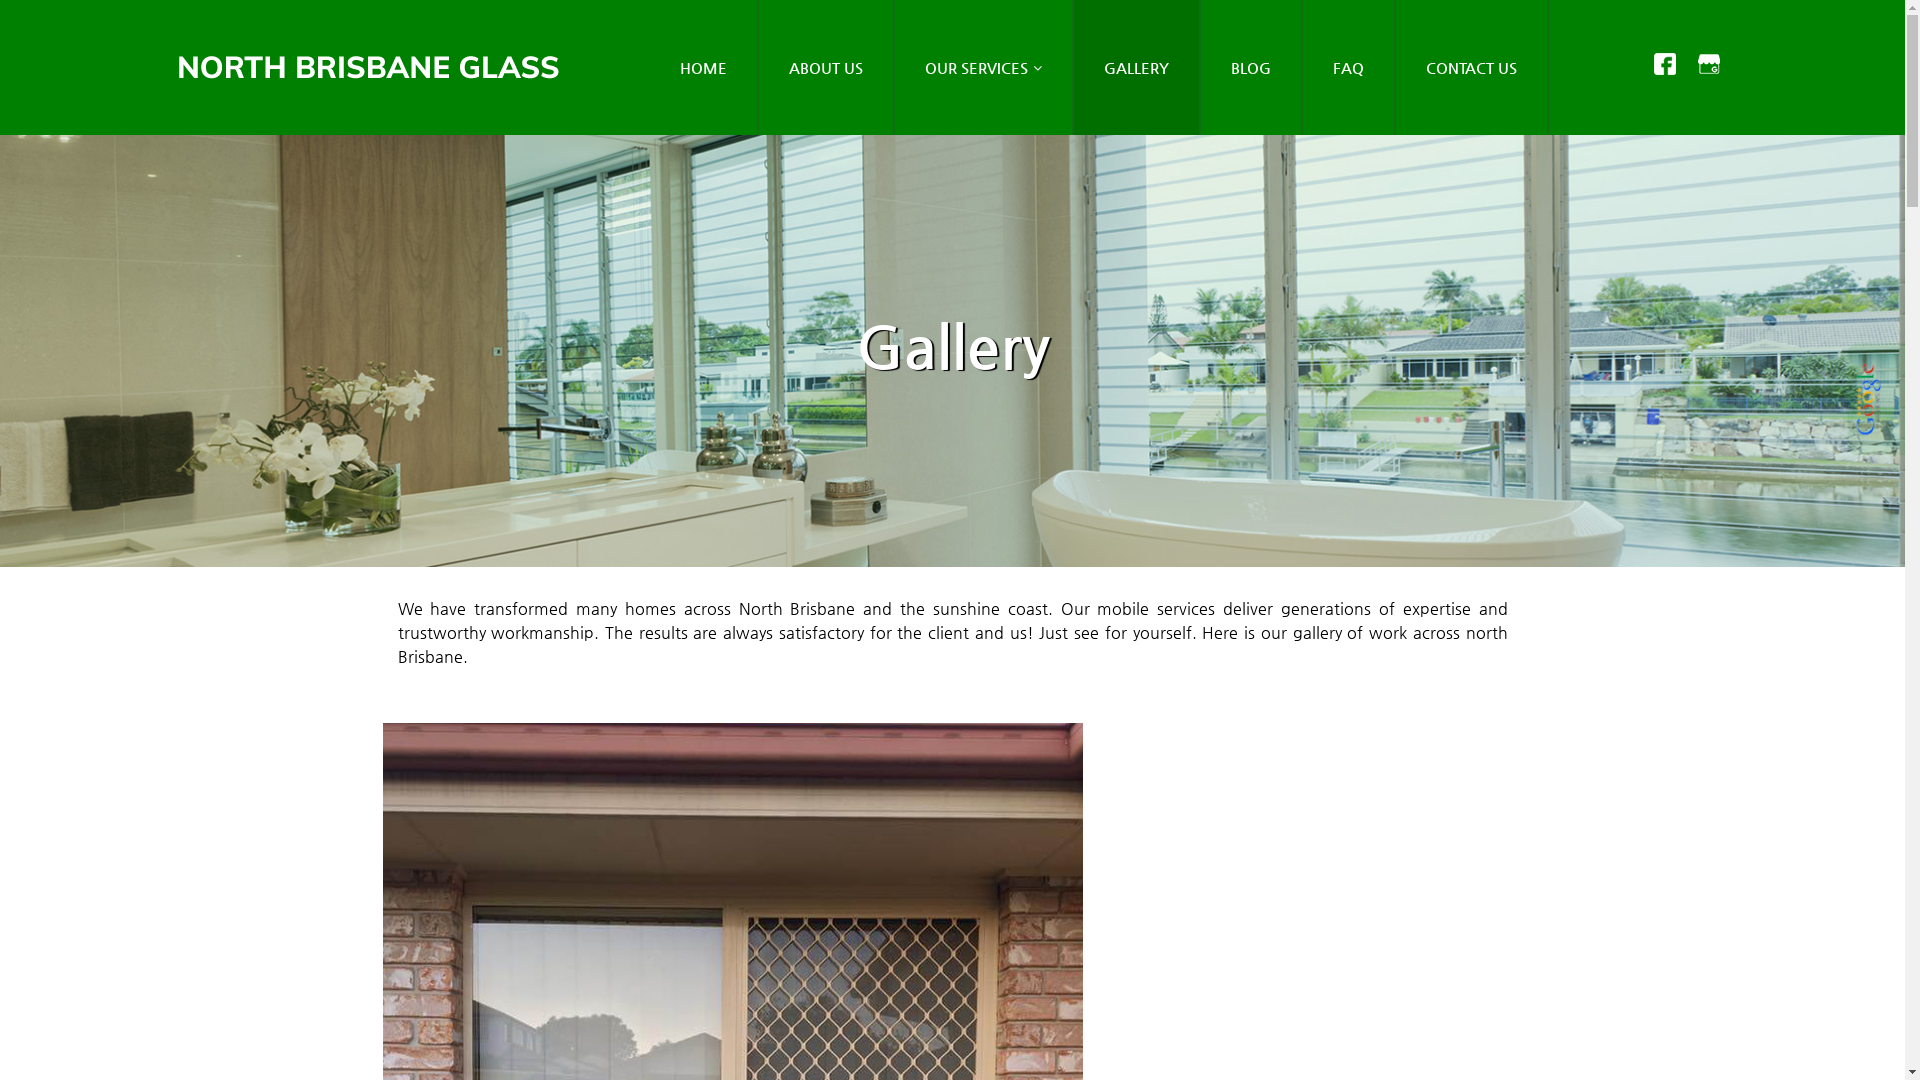 The width and height of the screenshot is (1920, 1080). Describe the element at coordinates (1472, 66) in the screenshot. I see `'CONTACT US'` at that location.